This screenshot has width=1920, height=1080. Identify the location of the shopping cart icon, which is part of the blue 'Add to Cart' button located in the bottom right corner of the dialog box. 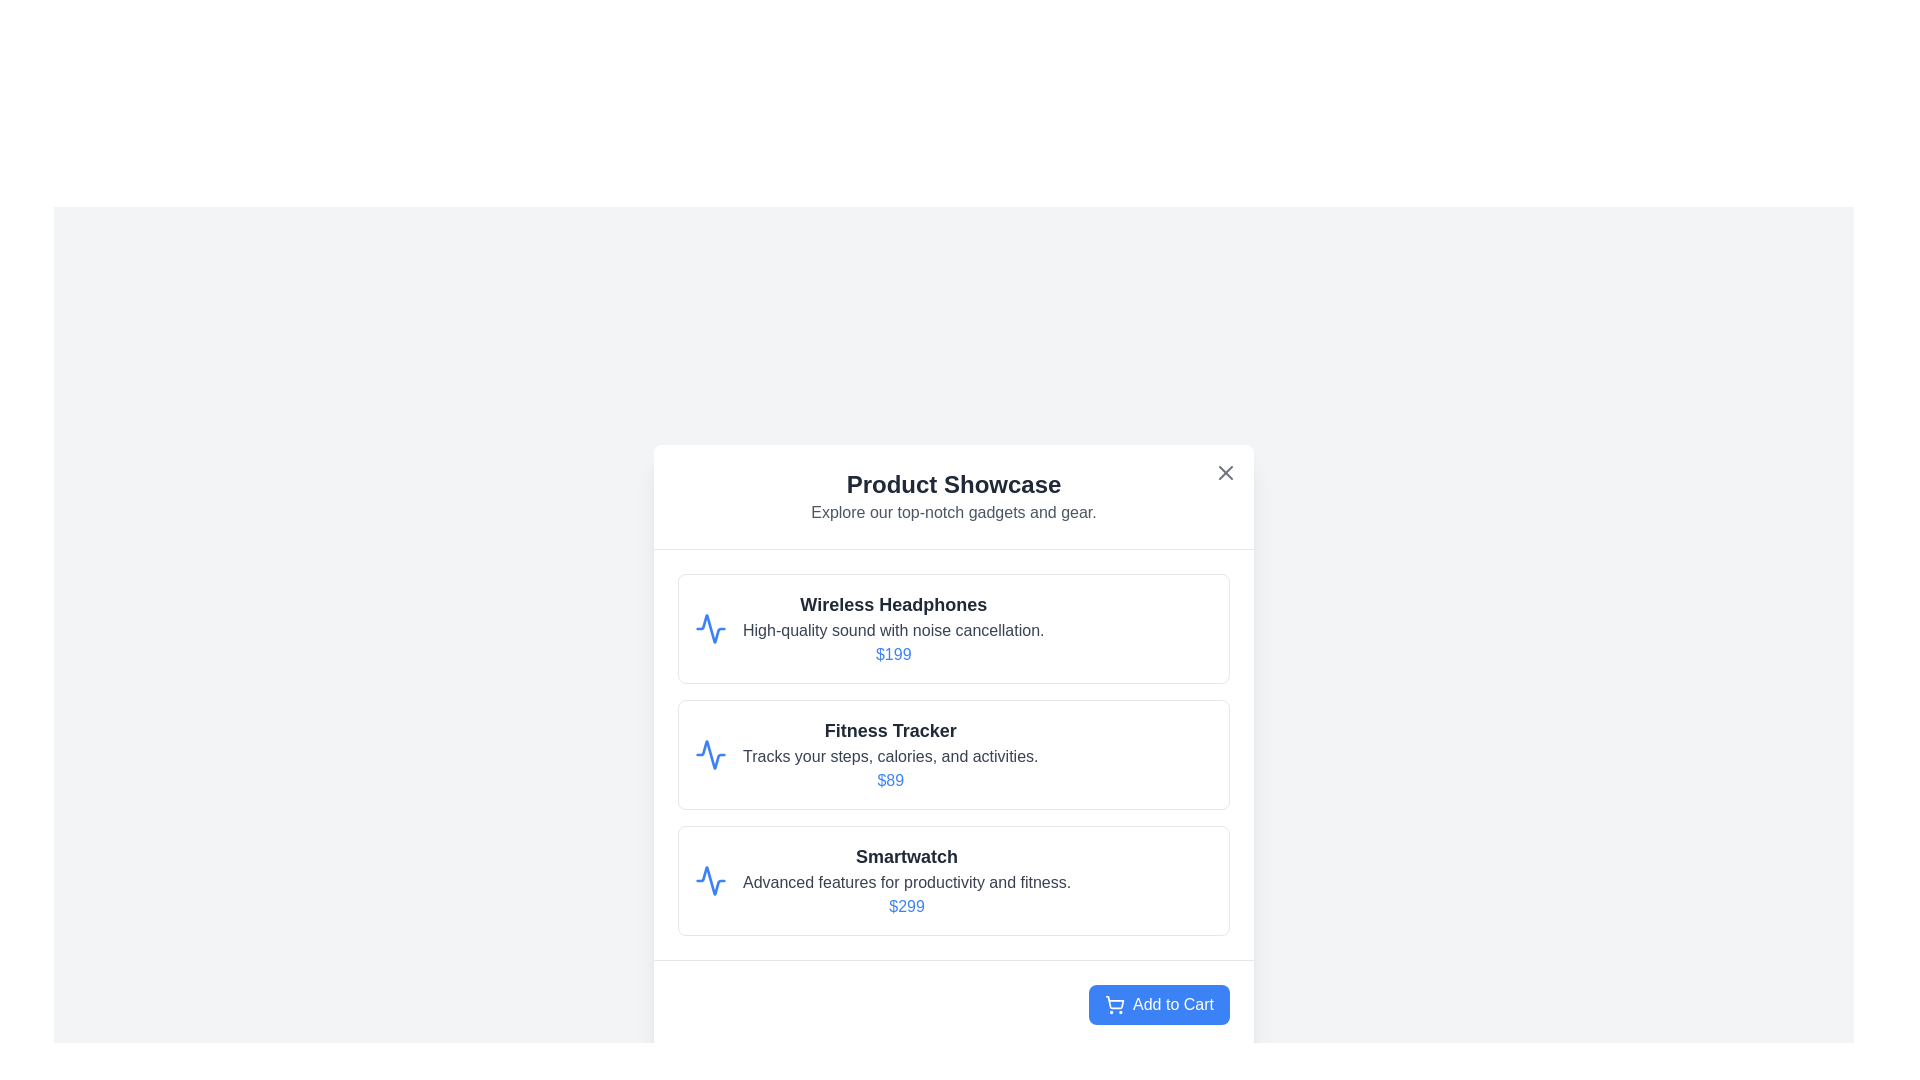
(1114, 1002).